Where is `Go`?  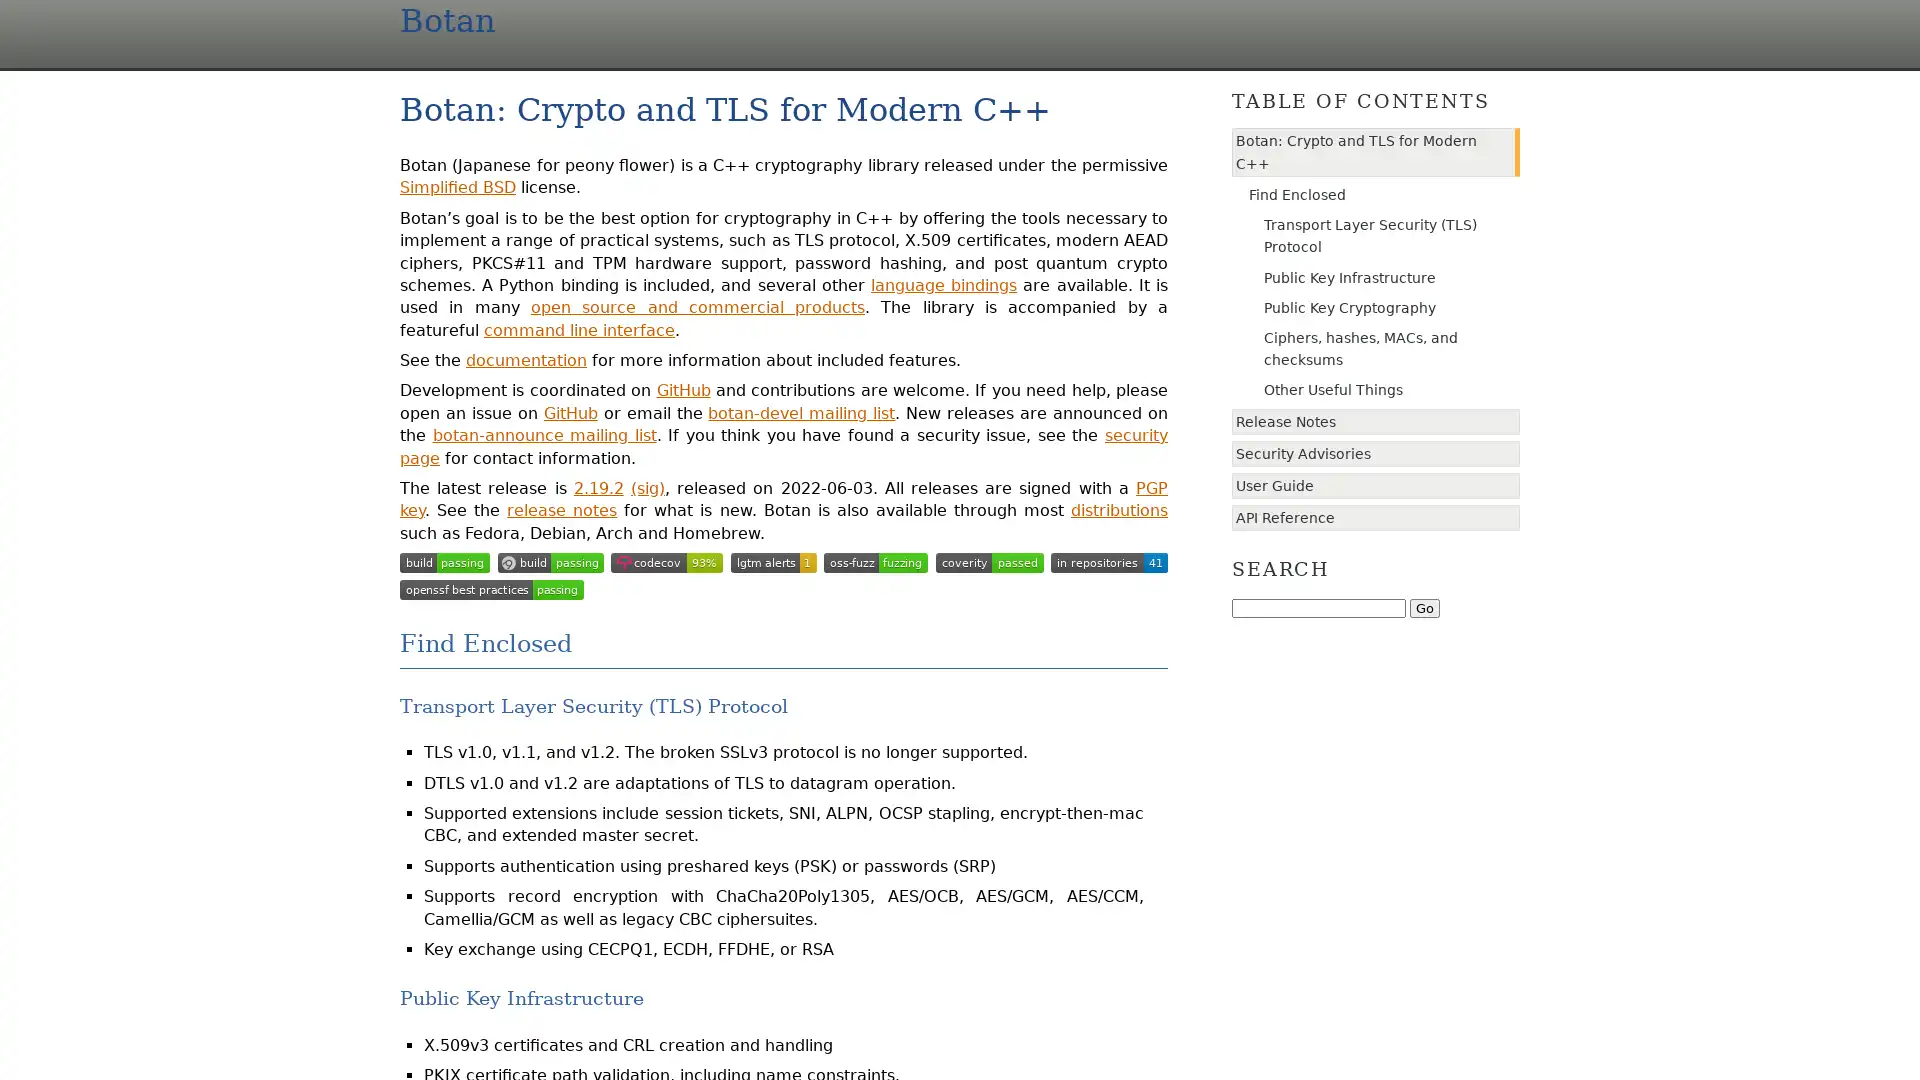
Go is located at coordinates (1424, 606).